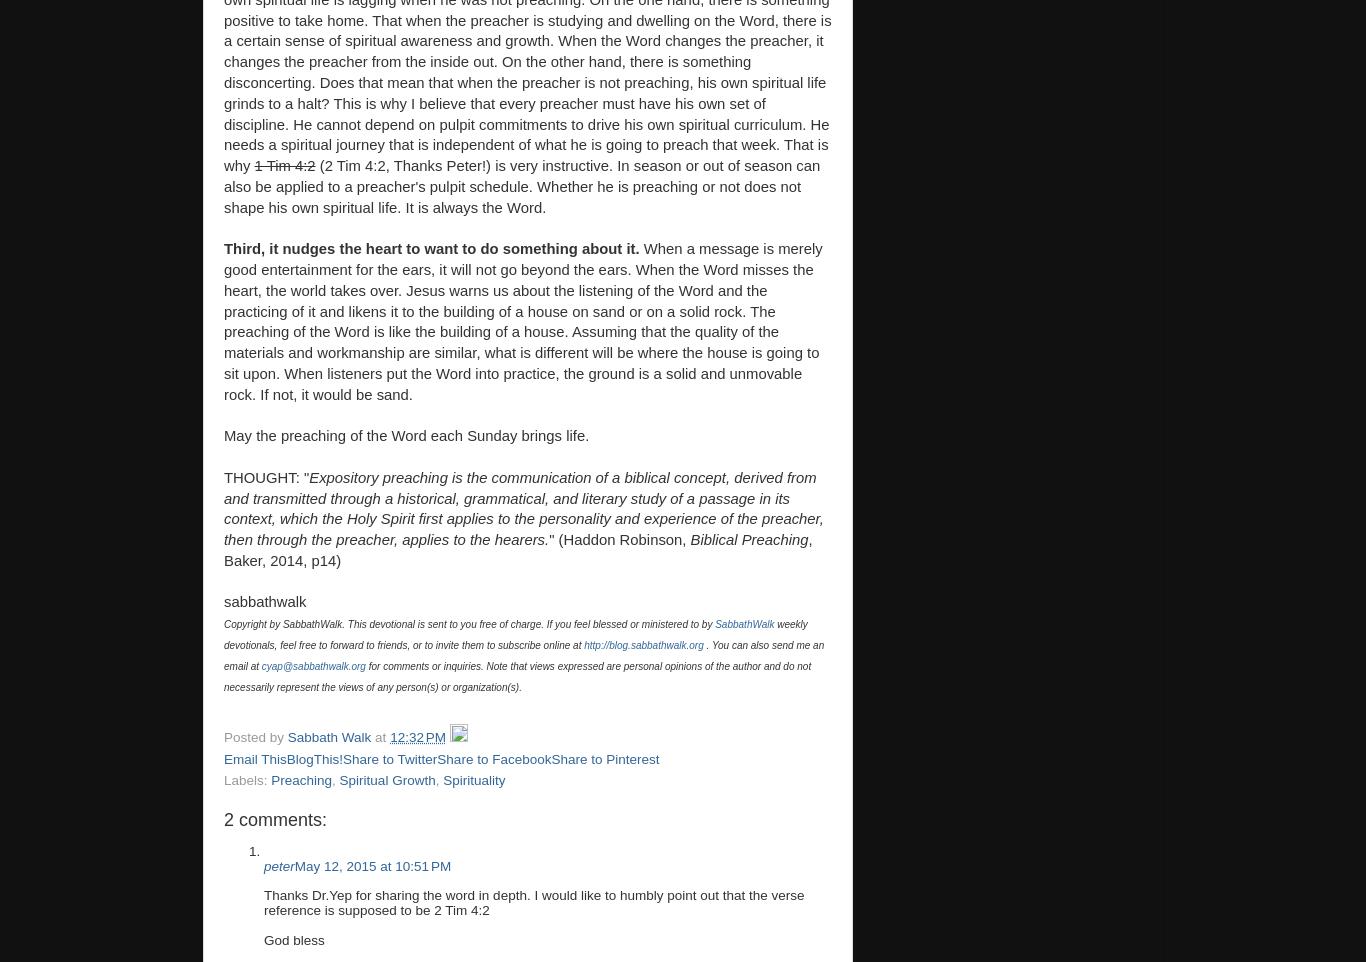 The image size is (1366, 962). I want to click on 'cyap@sabbathwalk.org', so click(261, 665).